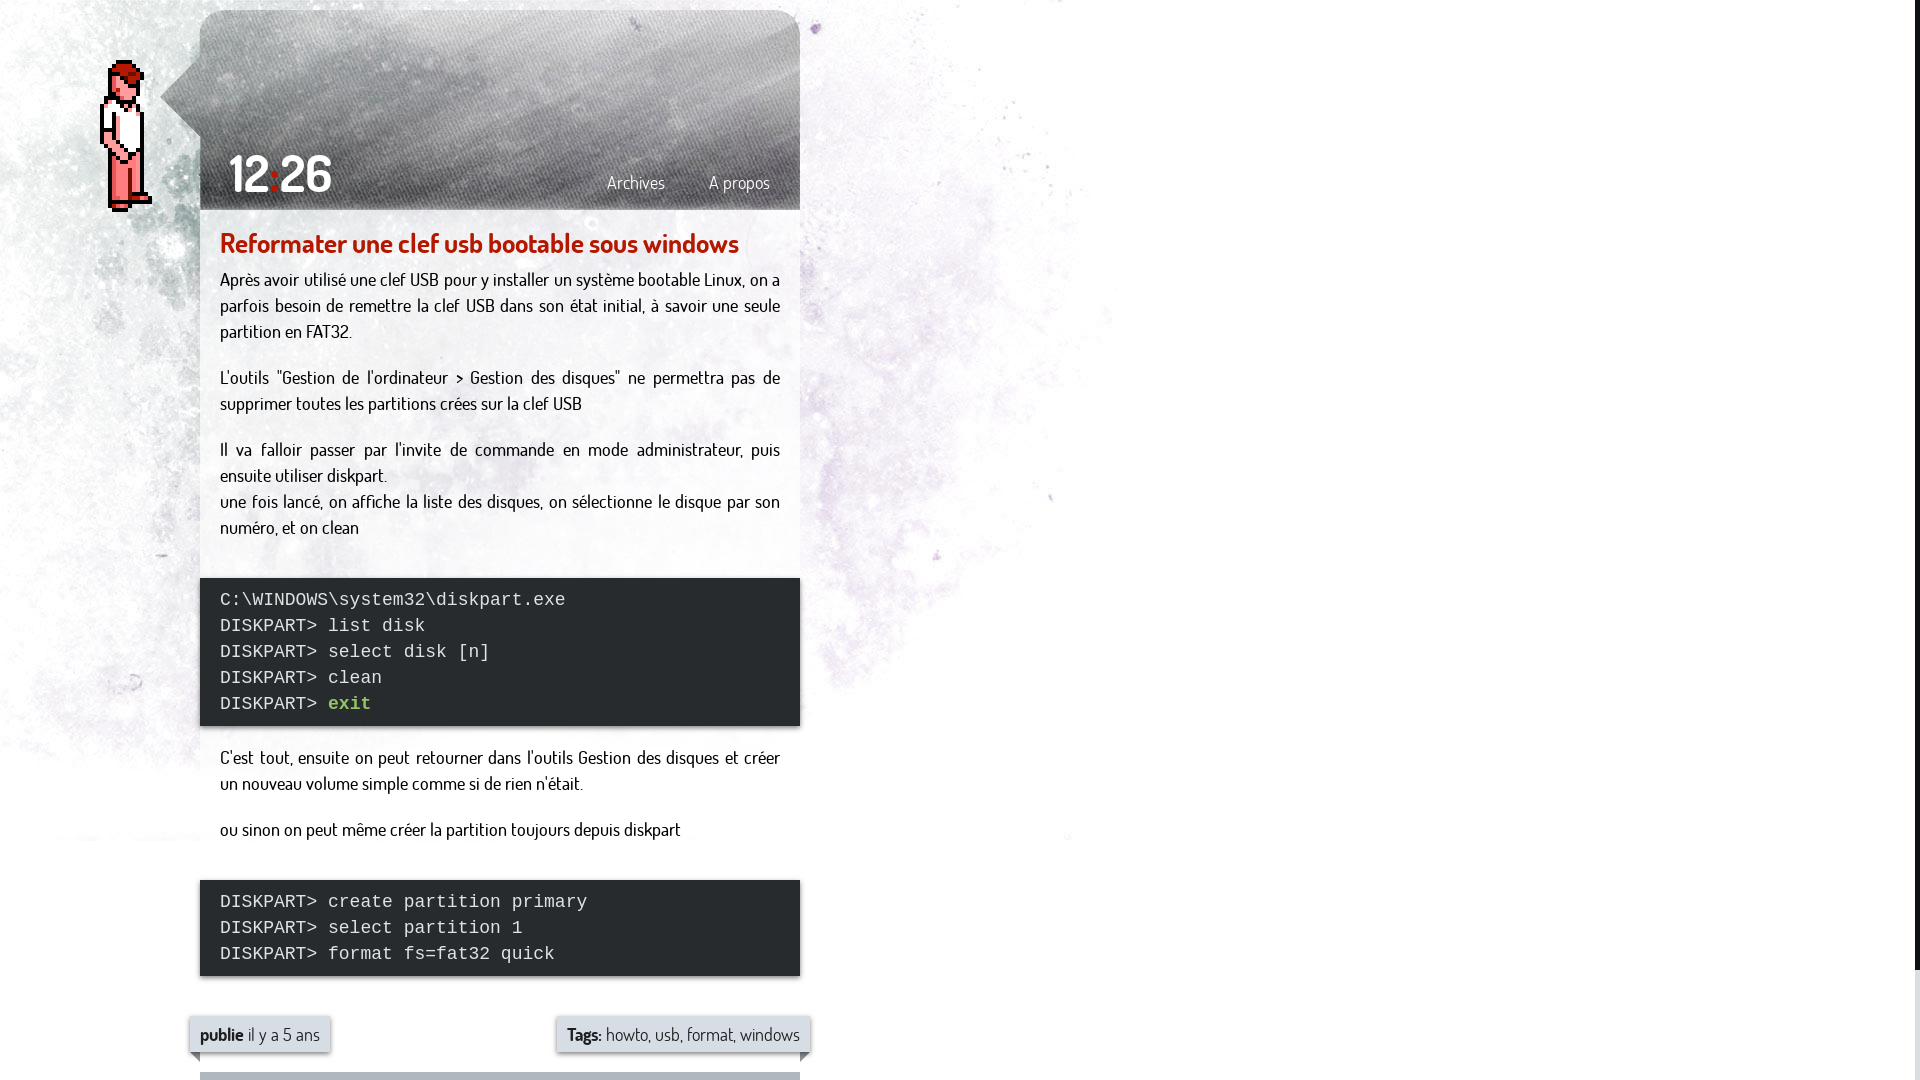  What do you see at coordinates (738, 181) in the screenshot?
I see `'A propos'` at bounding box center [738, 181].